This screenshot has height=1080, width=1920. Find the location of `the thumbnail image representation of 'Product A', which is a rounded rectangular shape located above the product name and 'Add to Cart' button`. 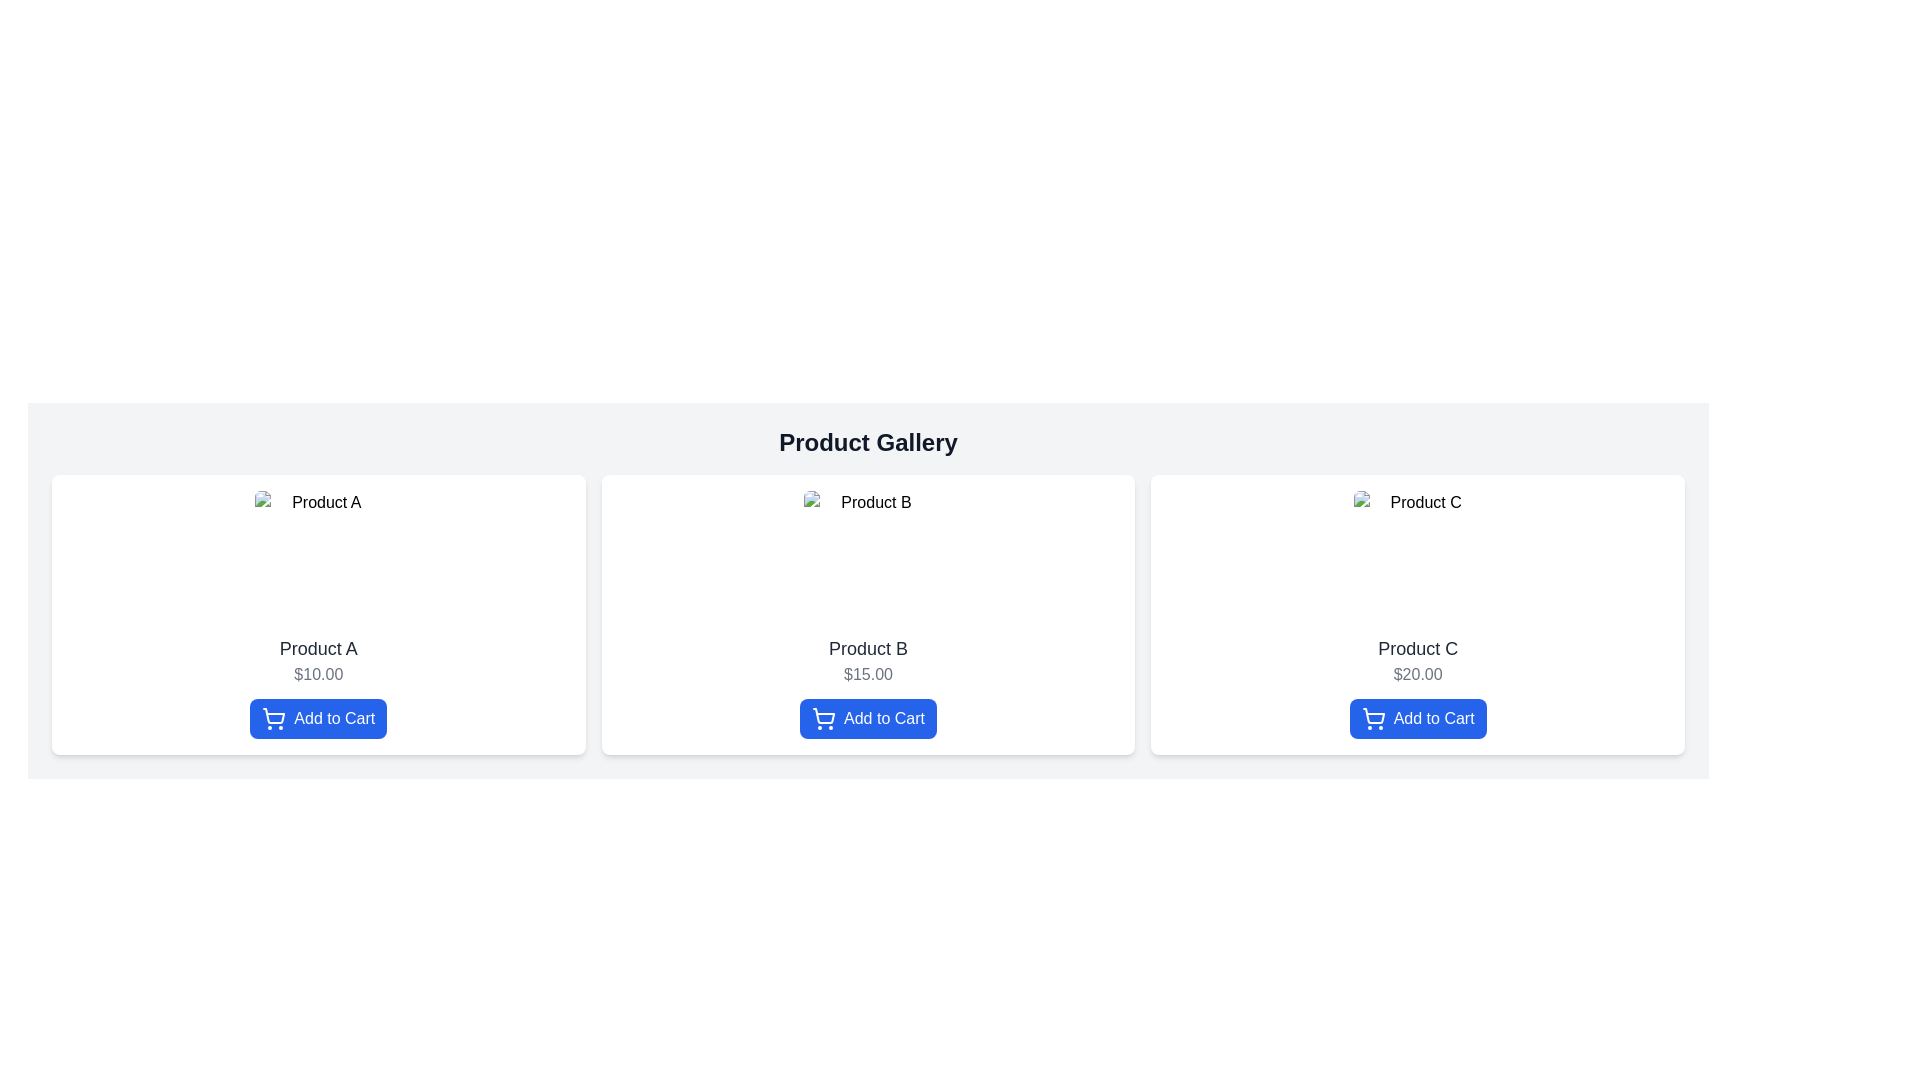

the thumbnail image representation of 'Product A', which is a rounded rectangular shape located above the product name and 'Add to Cart' button is located at coordinates (317, 555).